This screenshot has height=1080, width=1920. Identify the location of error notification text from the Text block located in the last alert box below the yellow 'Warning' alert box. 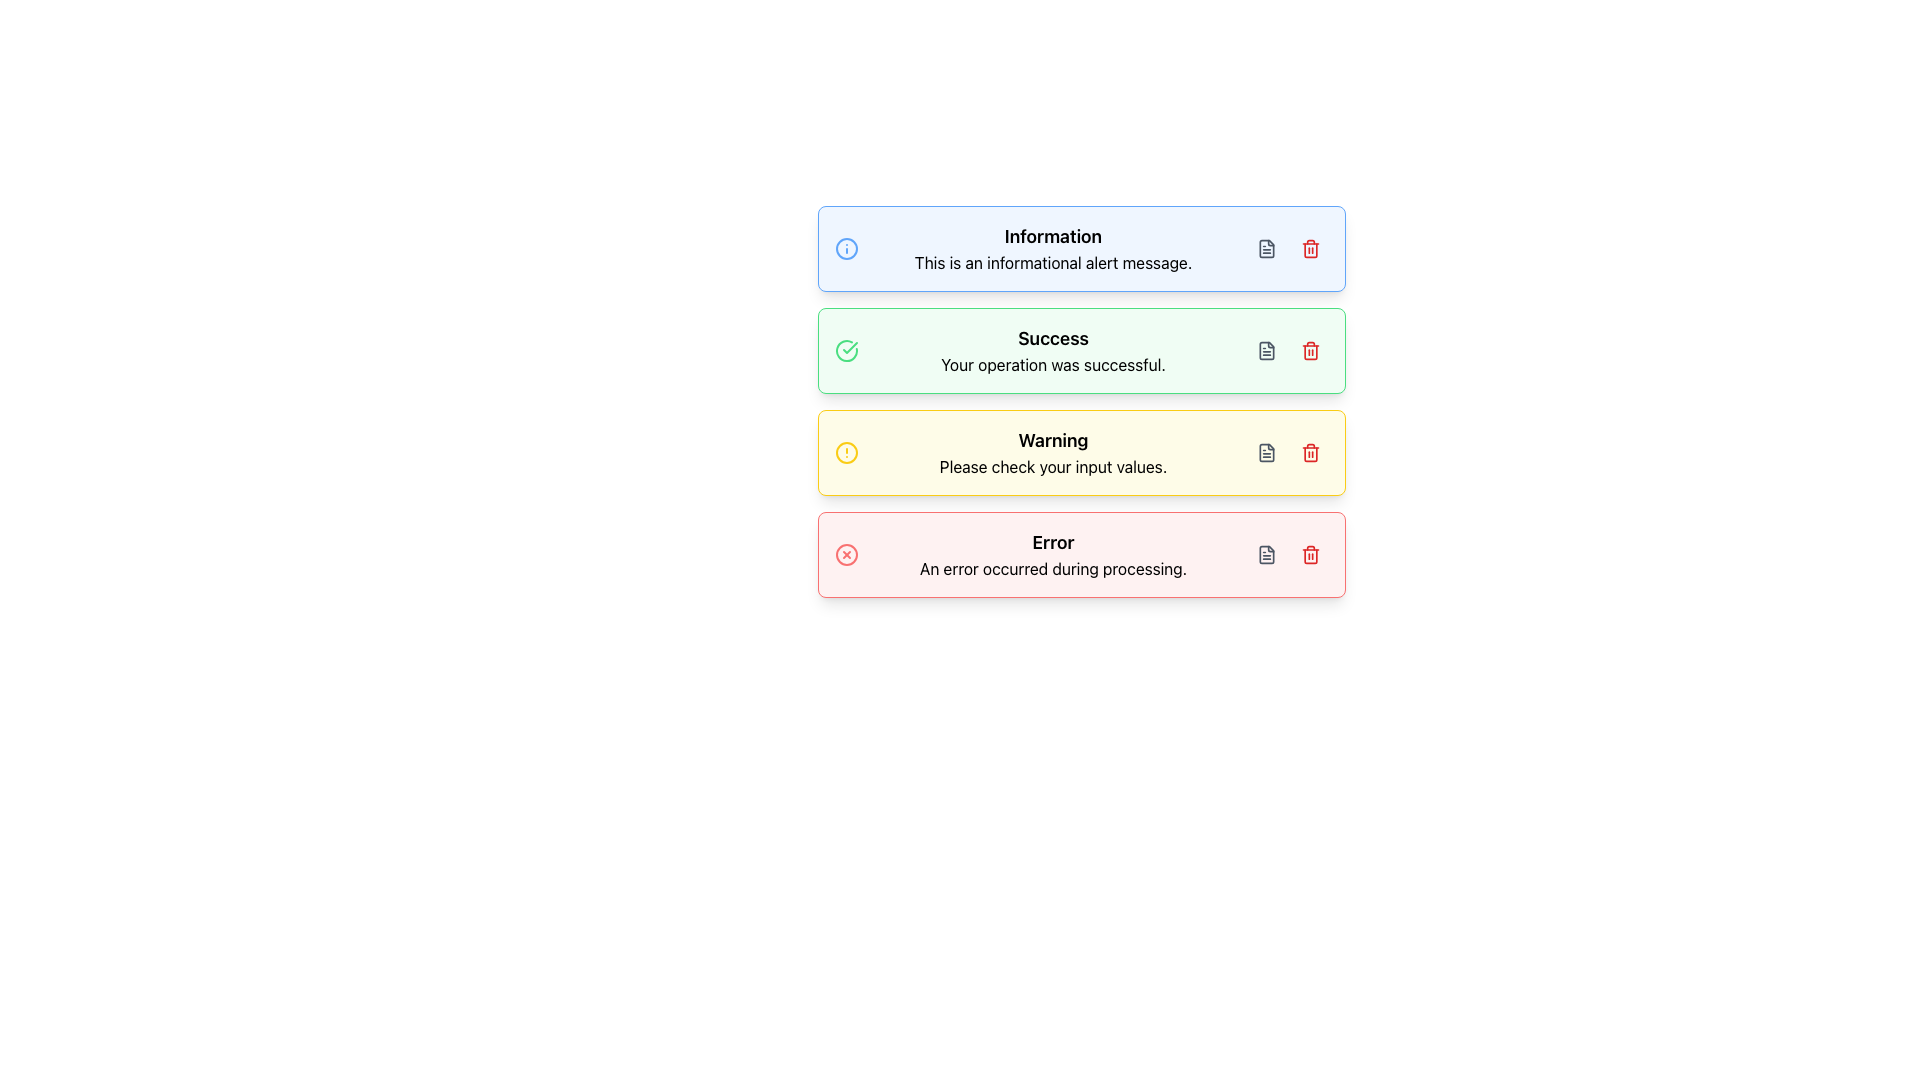
(1052, 555).